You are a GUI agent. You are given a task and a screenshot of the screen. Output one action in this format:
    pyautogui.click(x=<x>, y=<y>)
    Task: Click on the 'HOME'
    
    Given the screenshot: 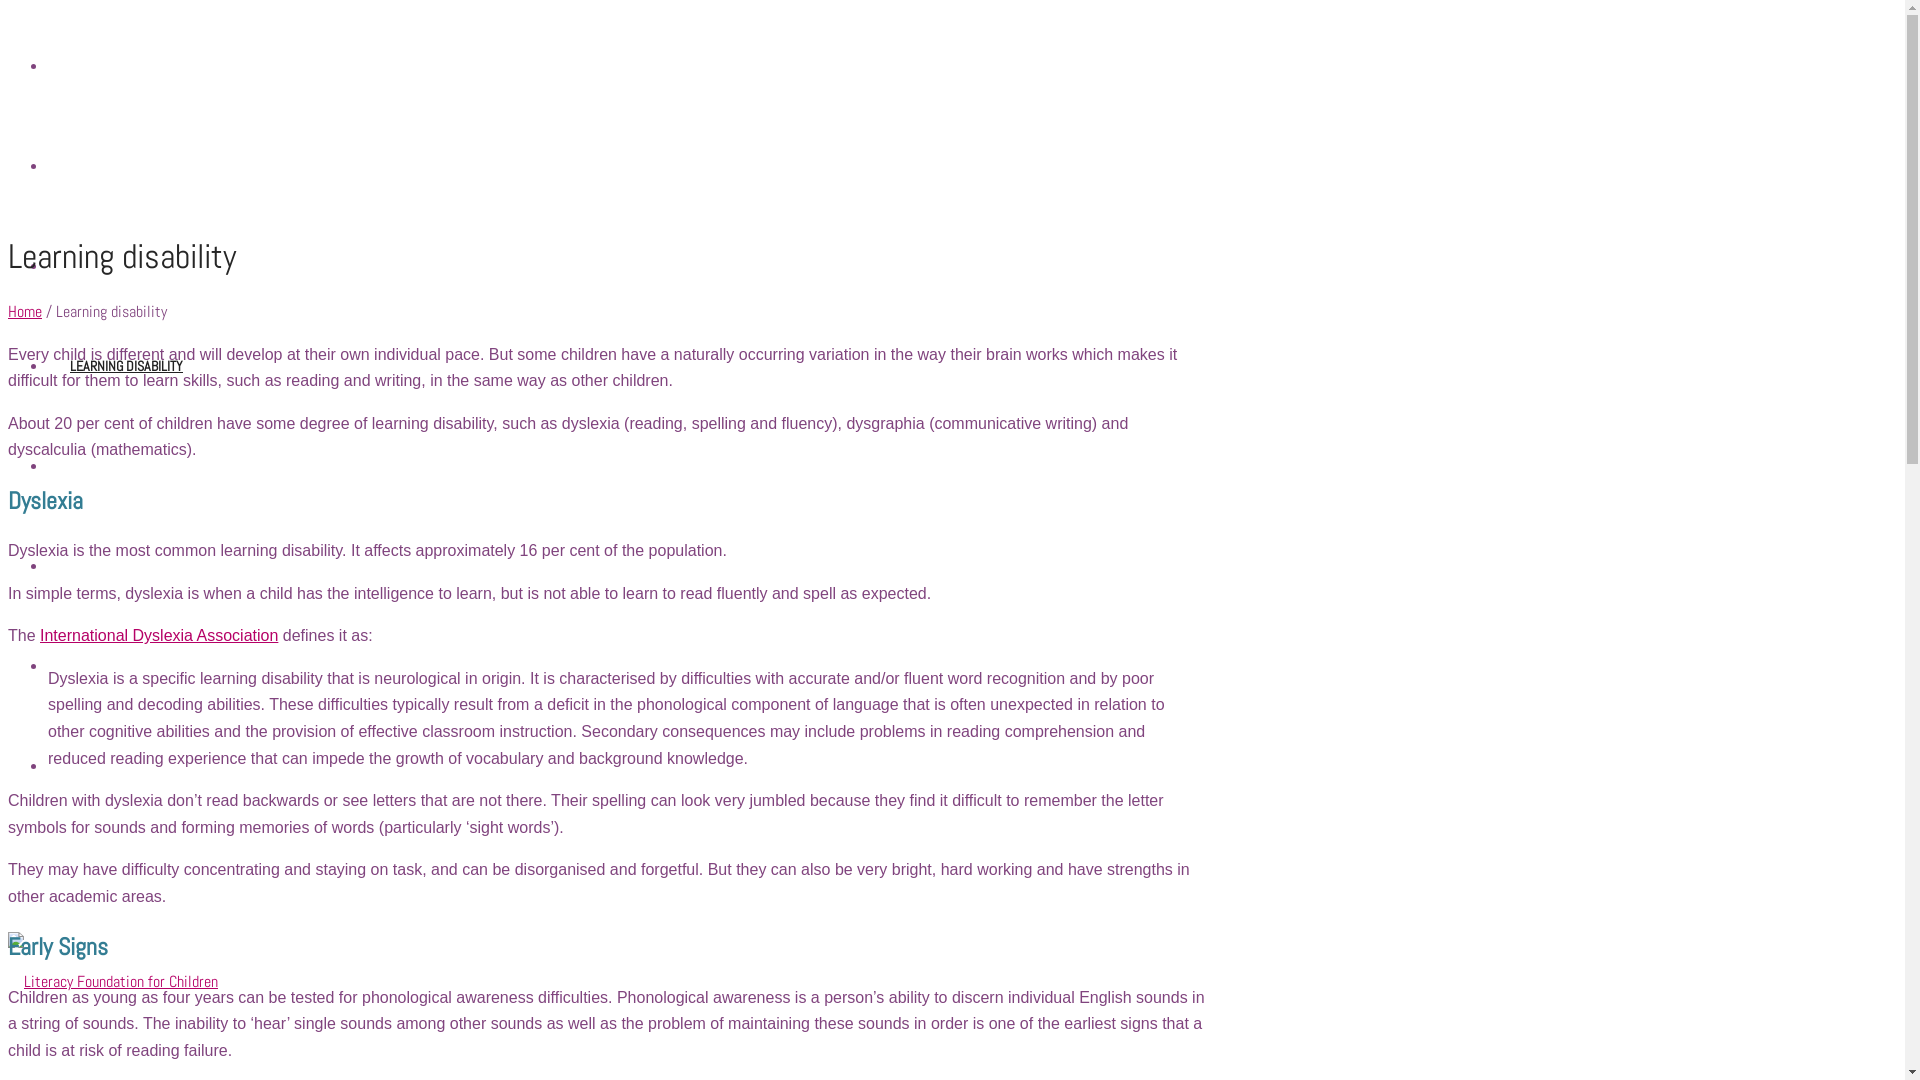 What is the action you would take?
    pyautogui.click(x=82, y=64)
    